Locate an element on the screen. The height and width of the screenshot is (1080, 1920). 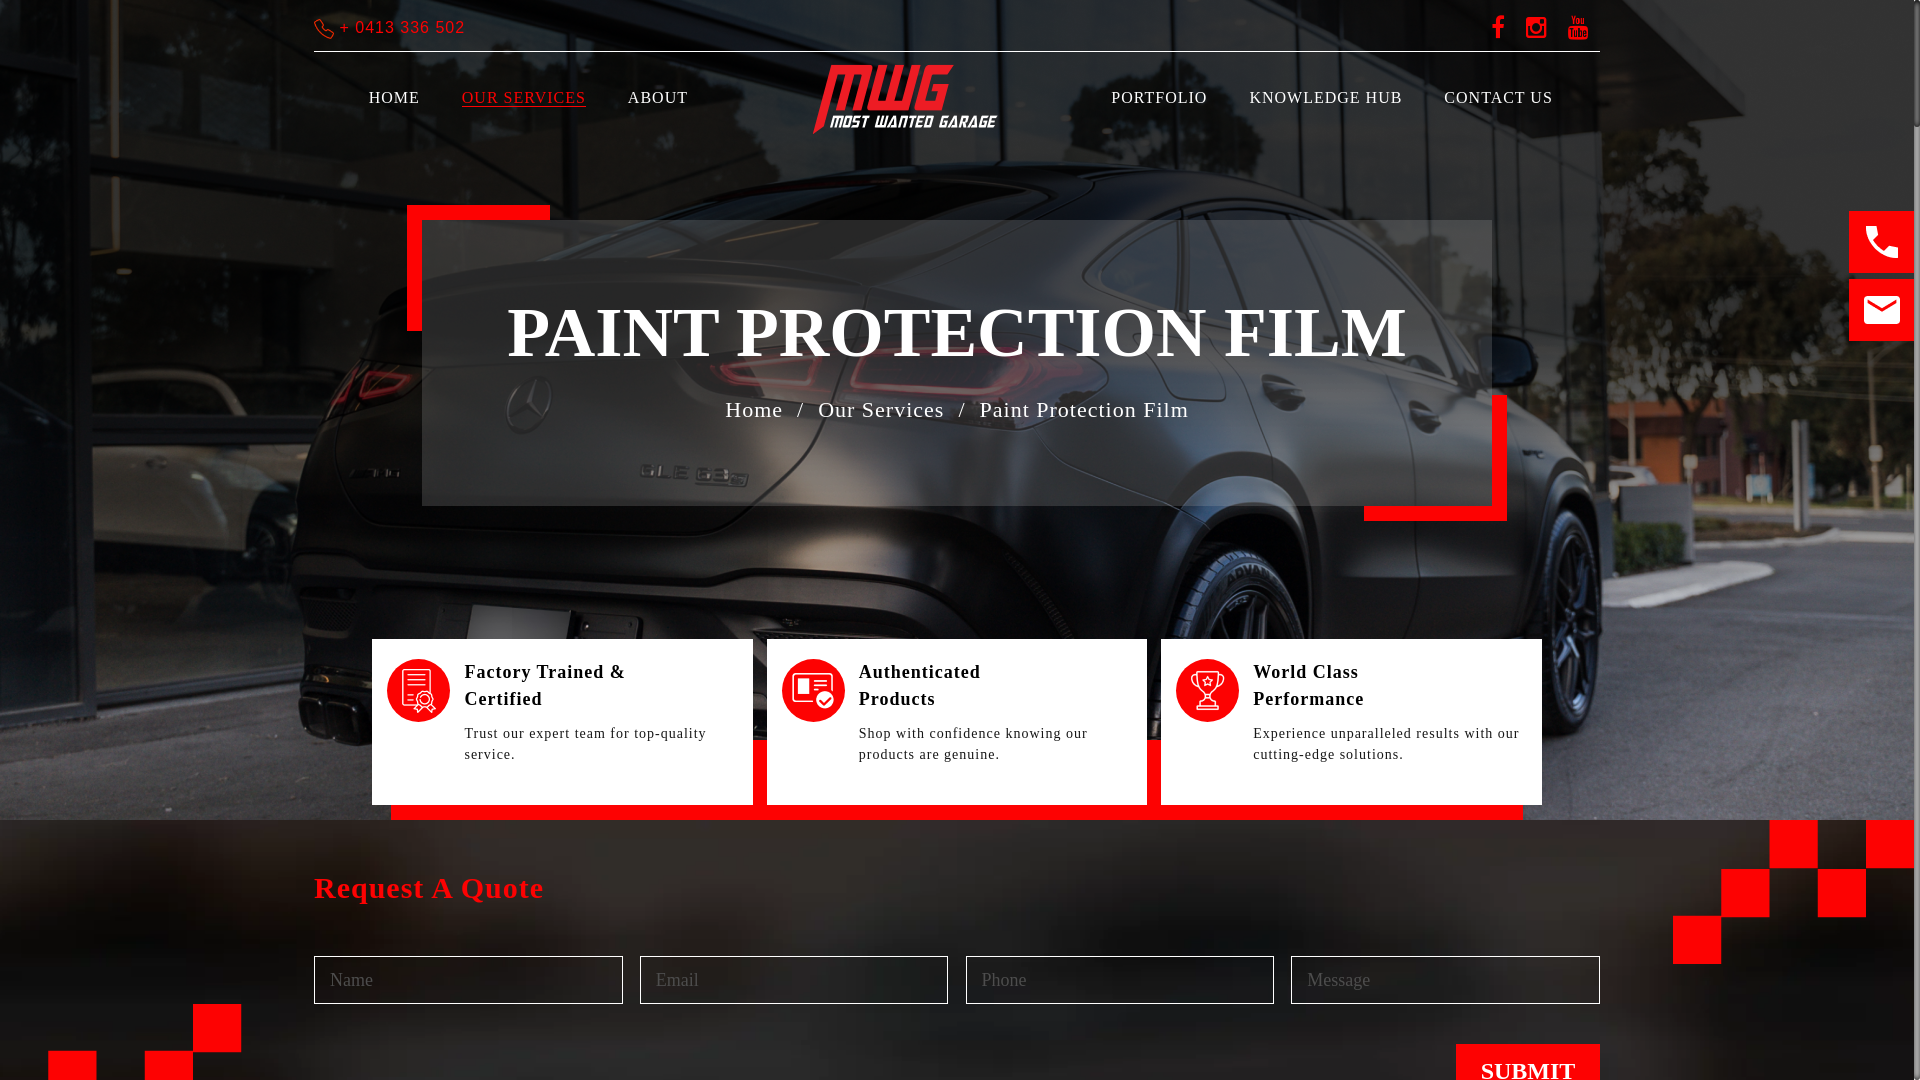
'HOME' is located at coordinates (394, 97).